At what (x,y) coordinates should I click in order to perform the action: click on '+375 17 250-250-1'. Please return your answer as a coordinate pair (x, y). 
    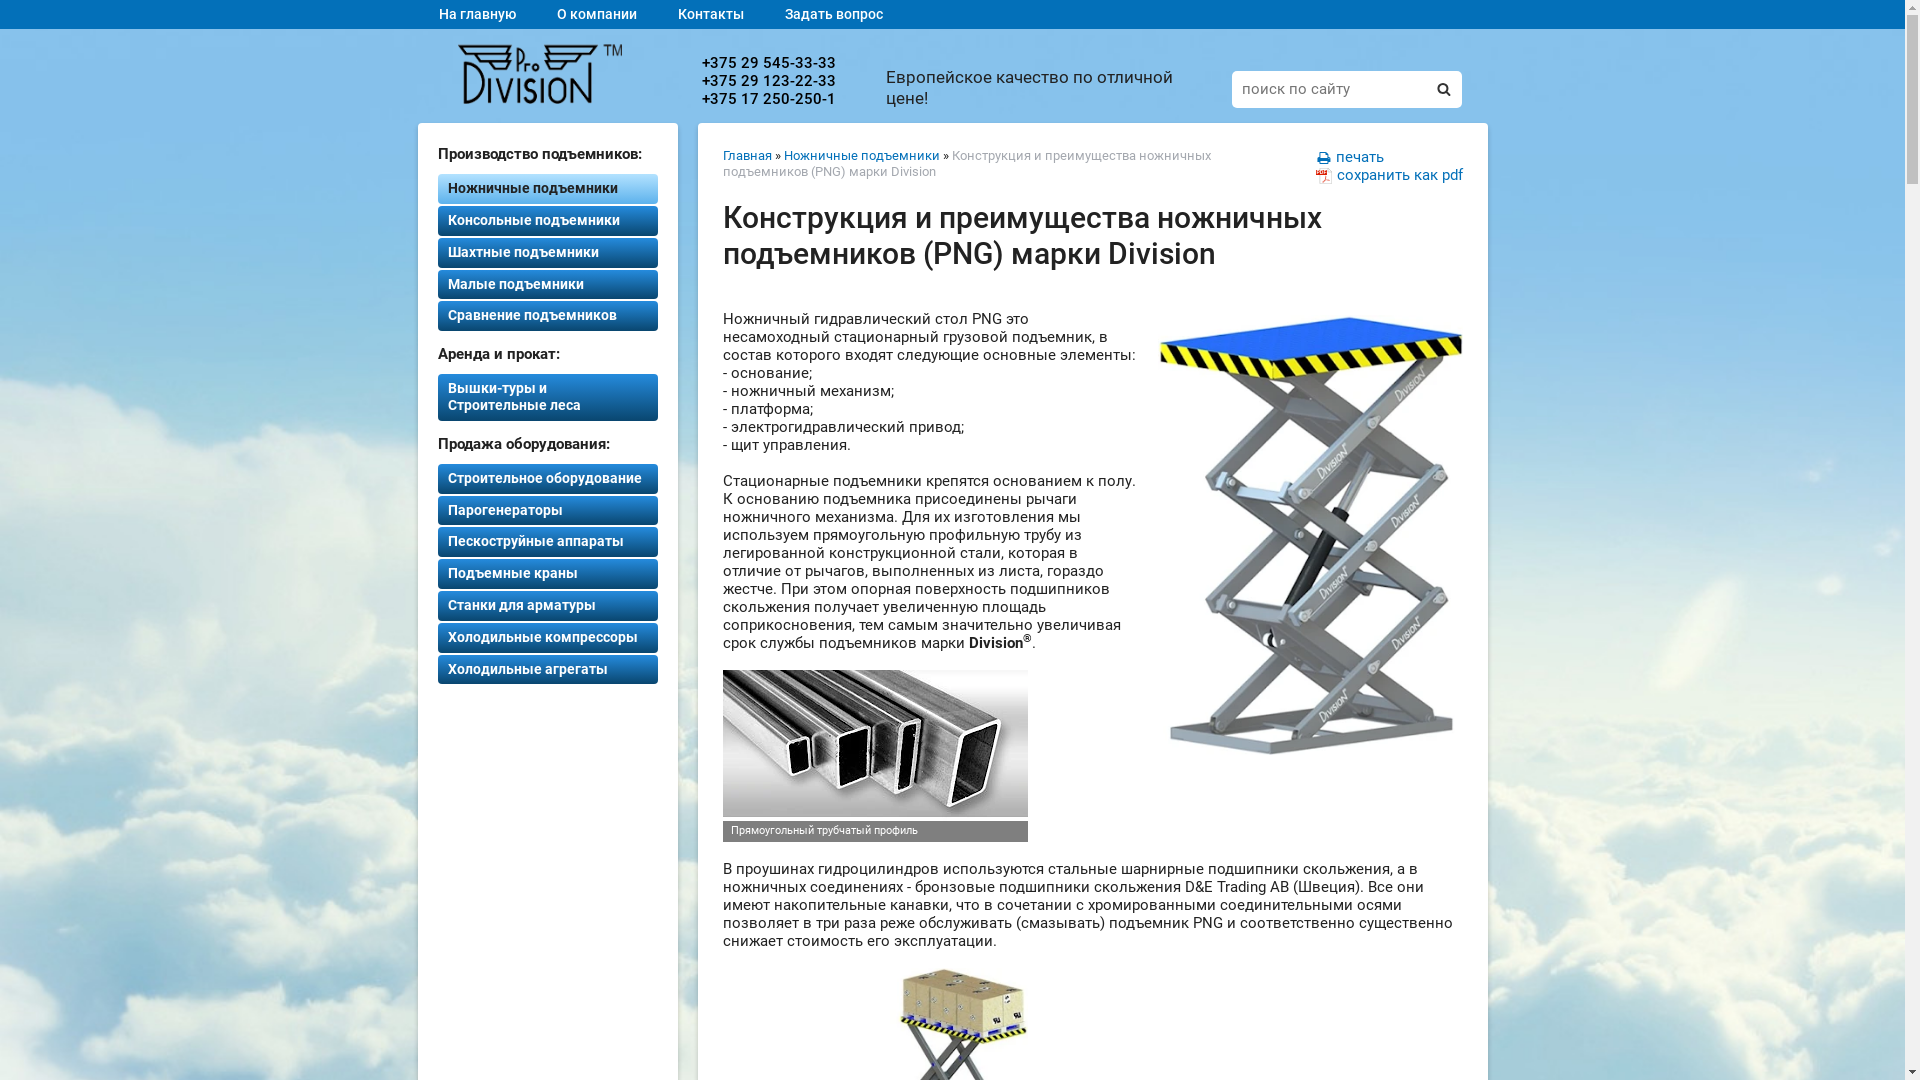
    Looking at the image, I should click on (767, 99).